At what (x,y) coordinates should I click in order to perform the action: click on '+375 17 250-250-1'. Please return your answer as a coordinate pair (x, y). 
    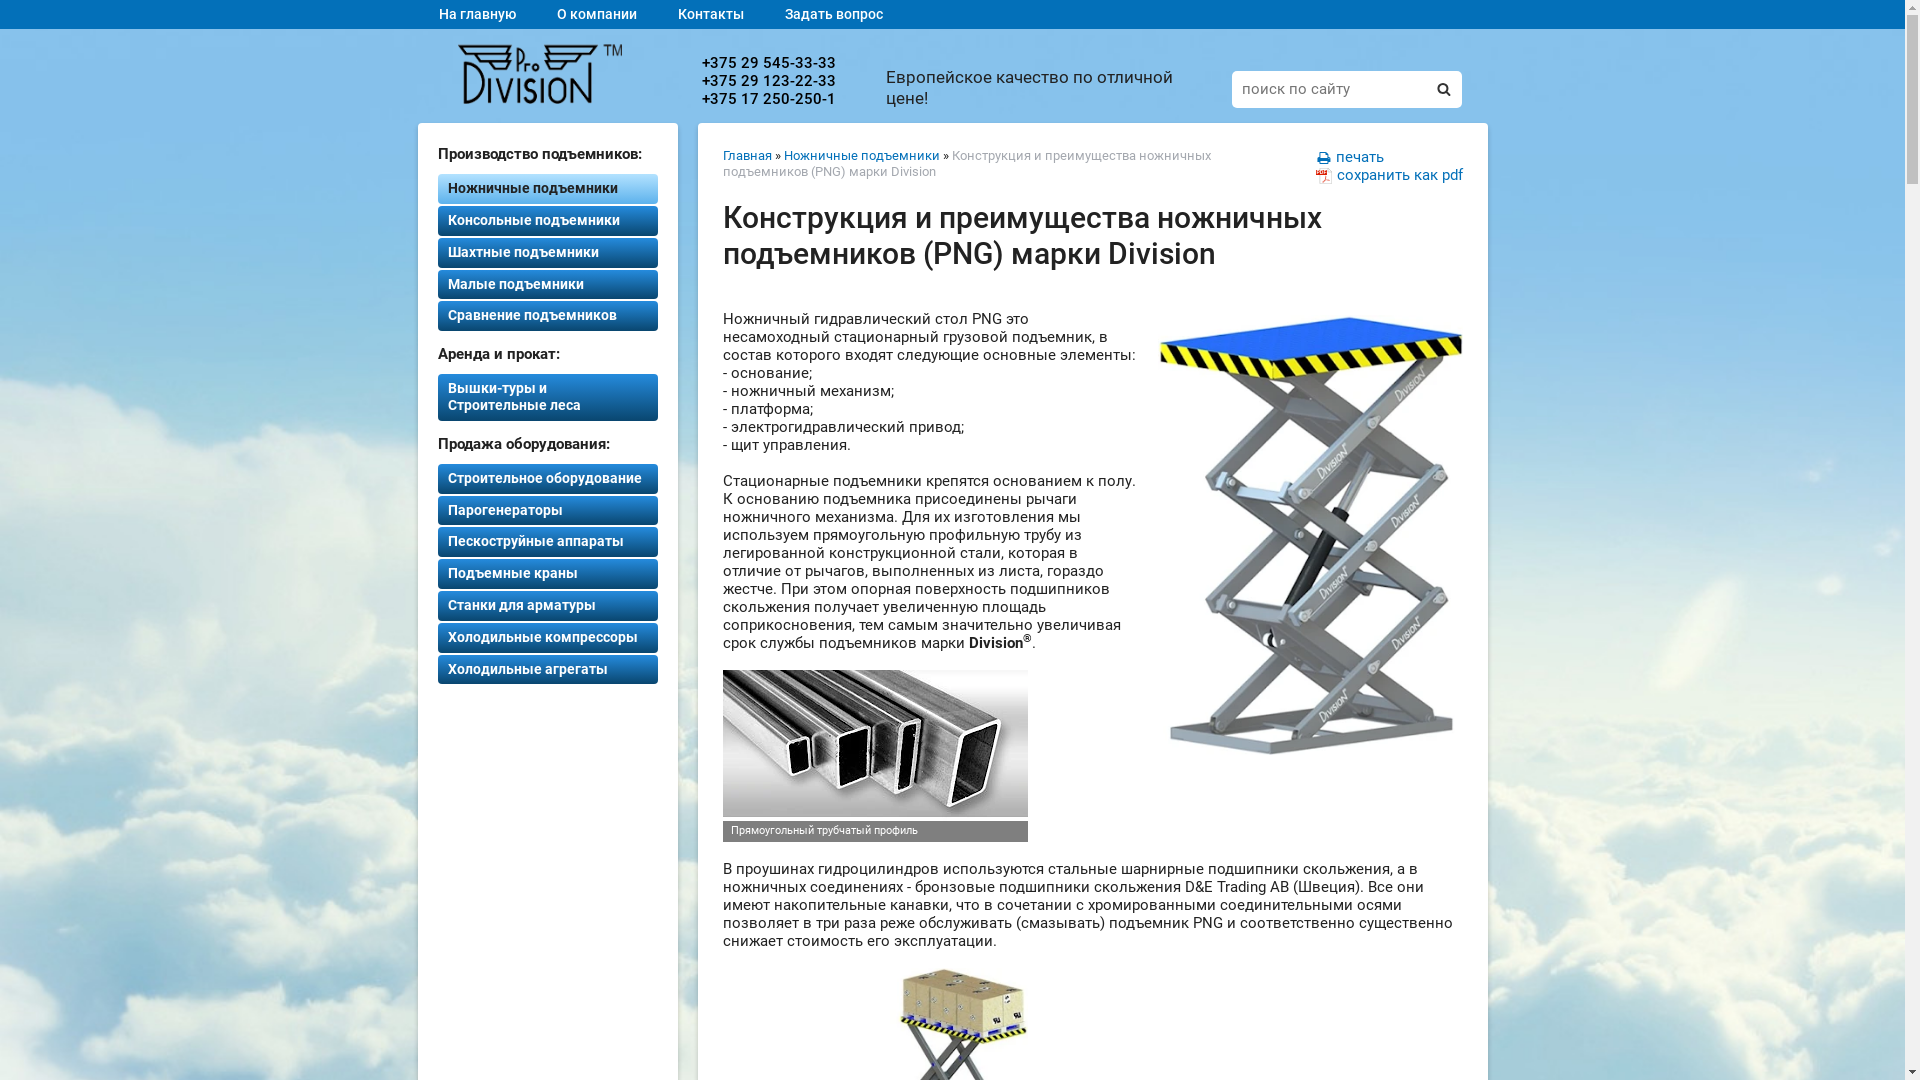
    Looking at the image, I should click on (767, 99).